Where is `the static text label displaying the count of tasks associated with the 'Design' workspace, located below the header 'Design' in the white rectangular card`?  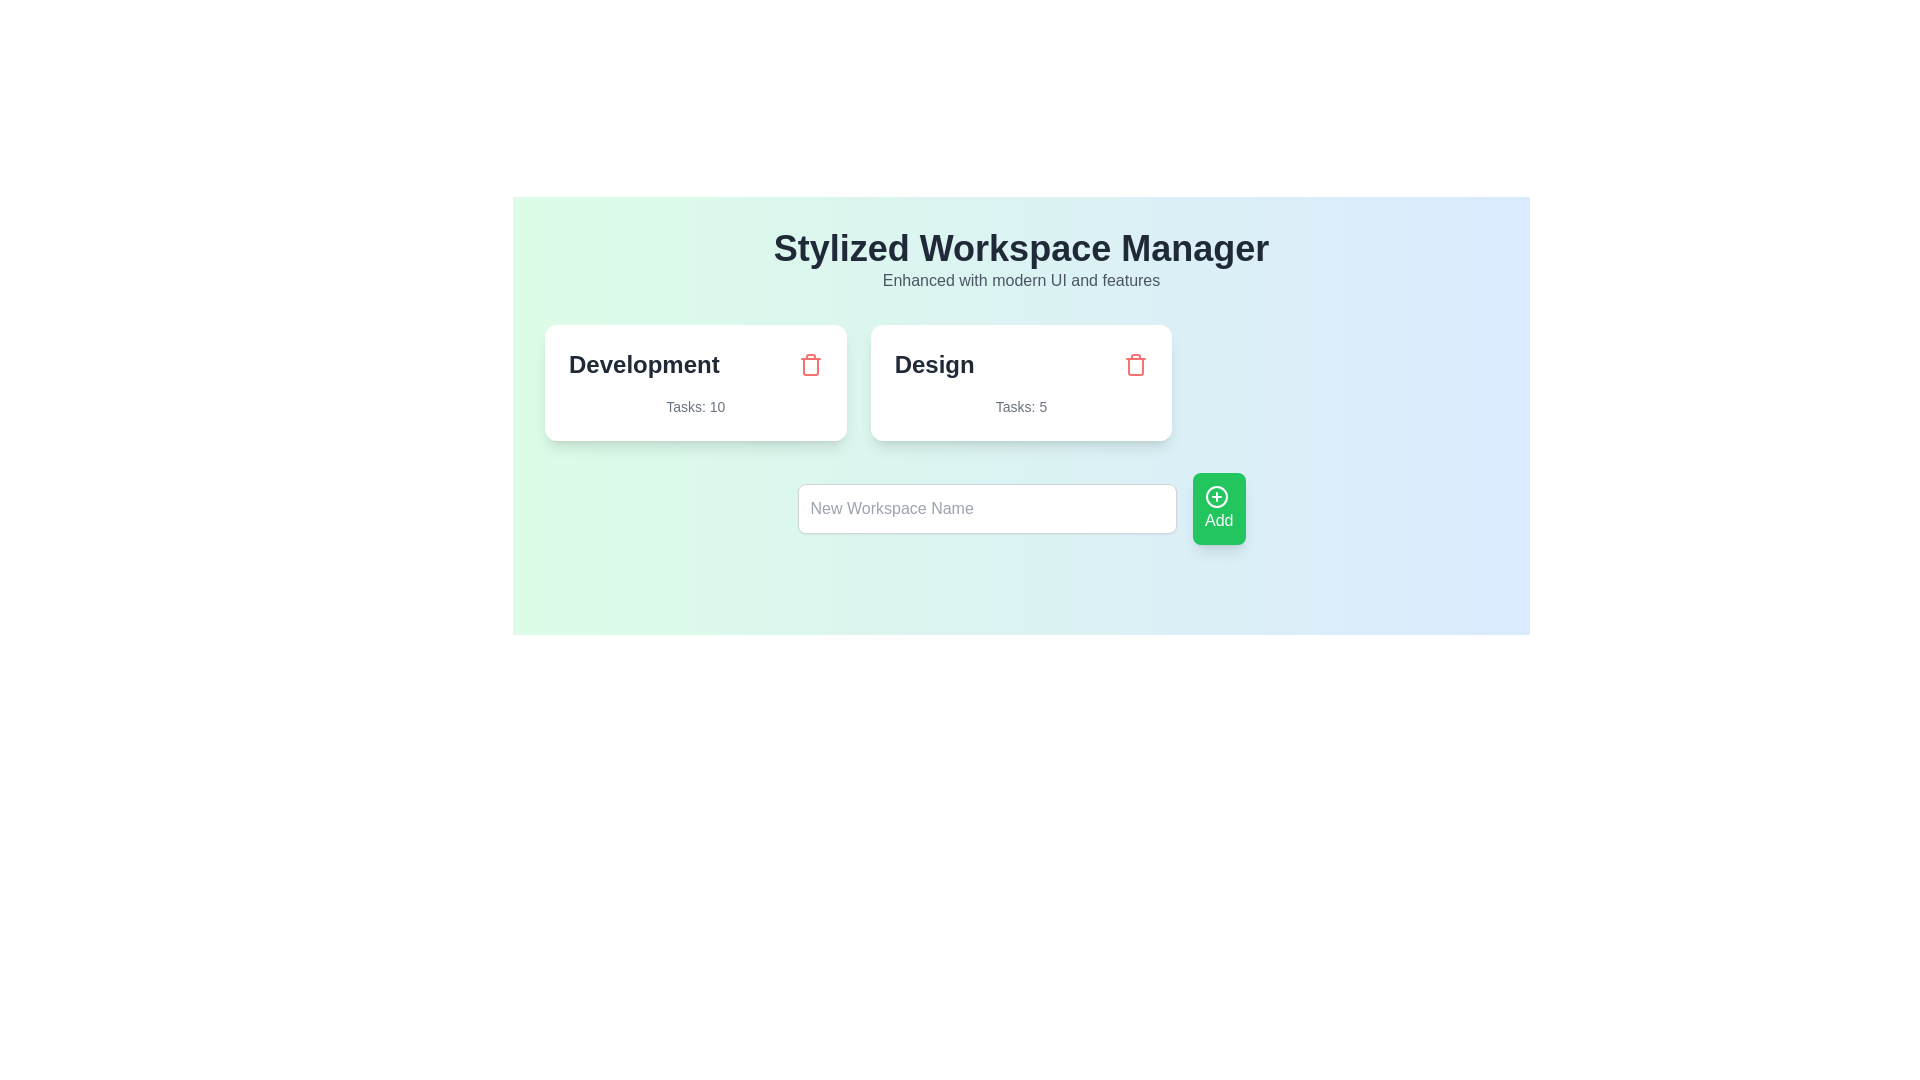
the static text label displaying the count of tasks associated with the 'Design' workspace, located below the header 'Design' in the white rectangular card is located at coordinates (1021, 406).